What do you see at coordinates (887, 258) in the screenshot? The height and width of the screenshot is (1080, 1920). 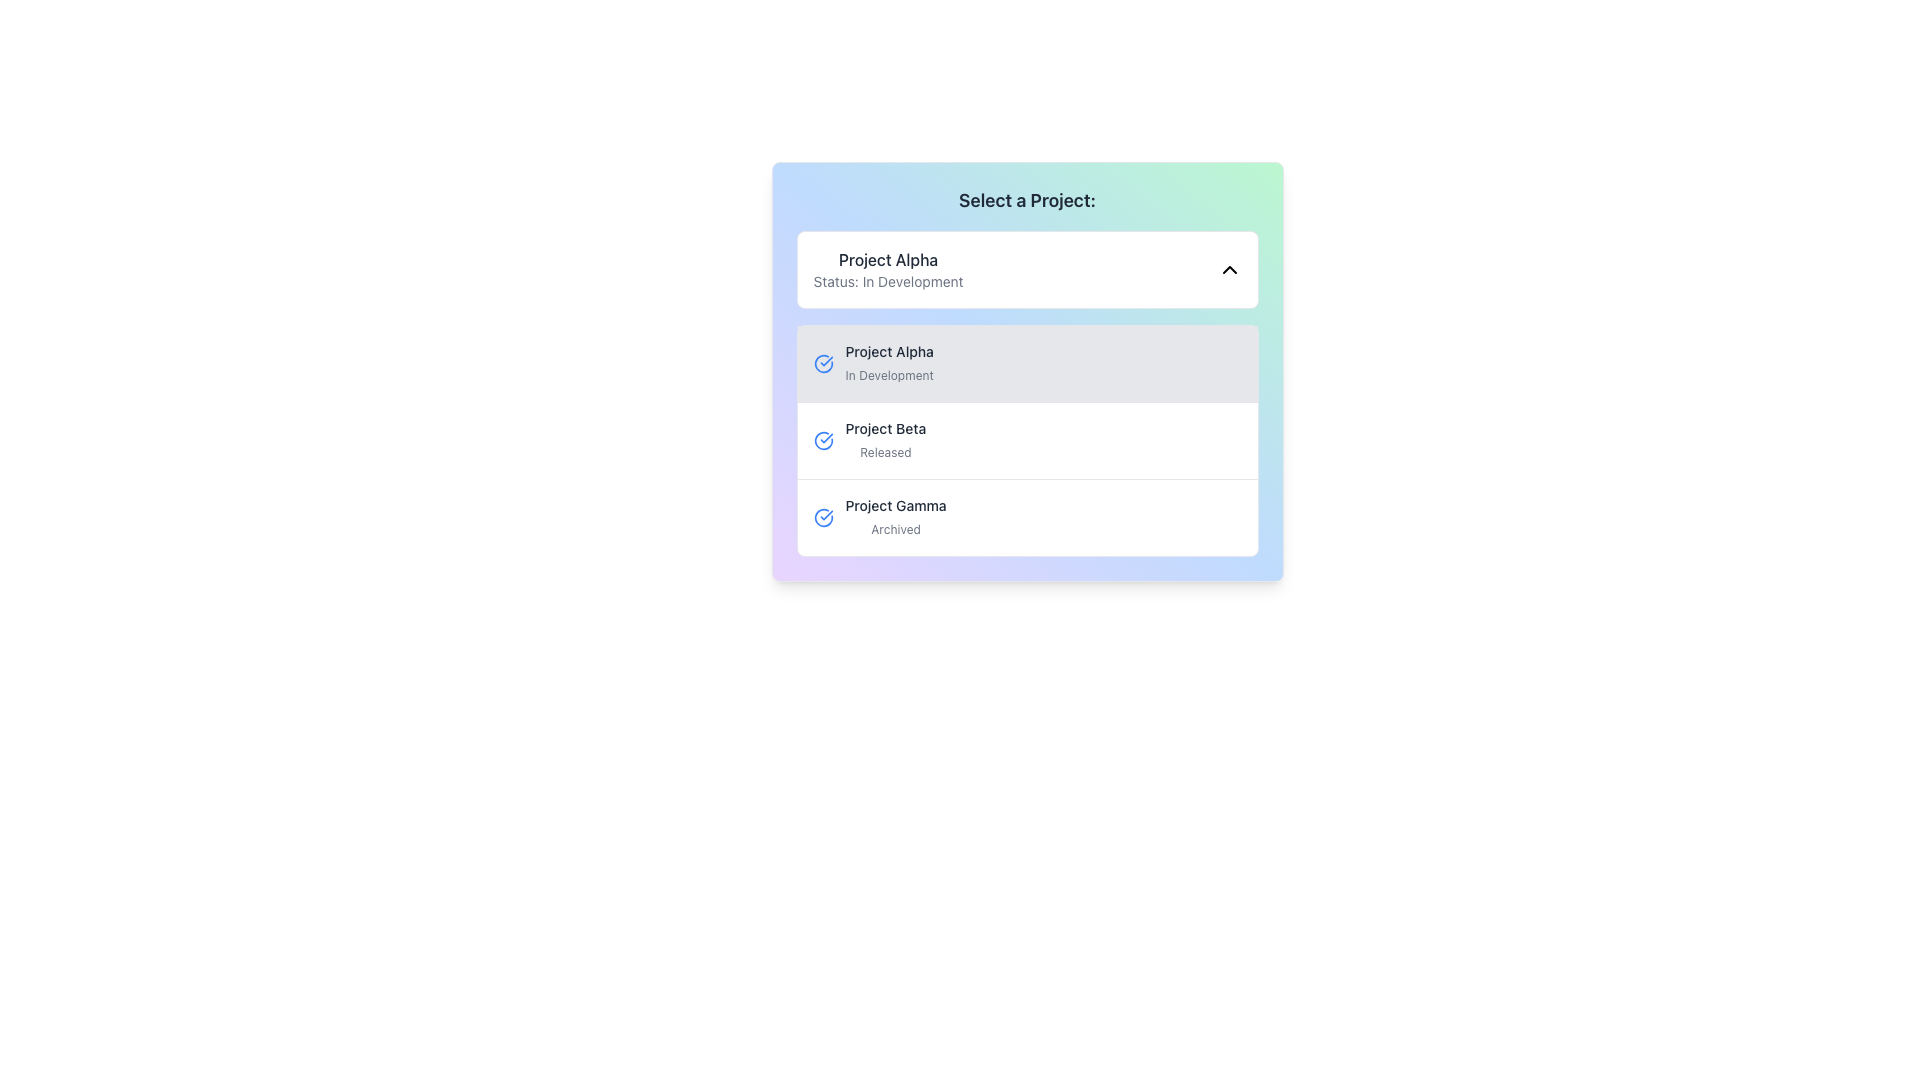 I see `the text label displaying 'Project Alpha' which is prominently shown in dark gray font within the dropdown section labeled 'Select a Project:'` at bounding box center [887, 258].